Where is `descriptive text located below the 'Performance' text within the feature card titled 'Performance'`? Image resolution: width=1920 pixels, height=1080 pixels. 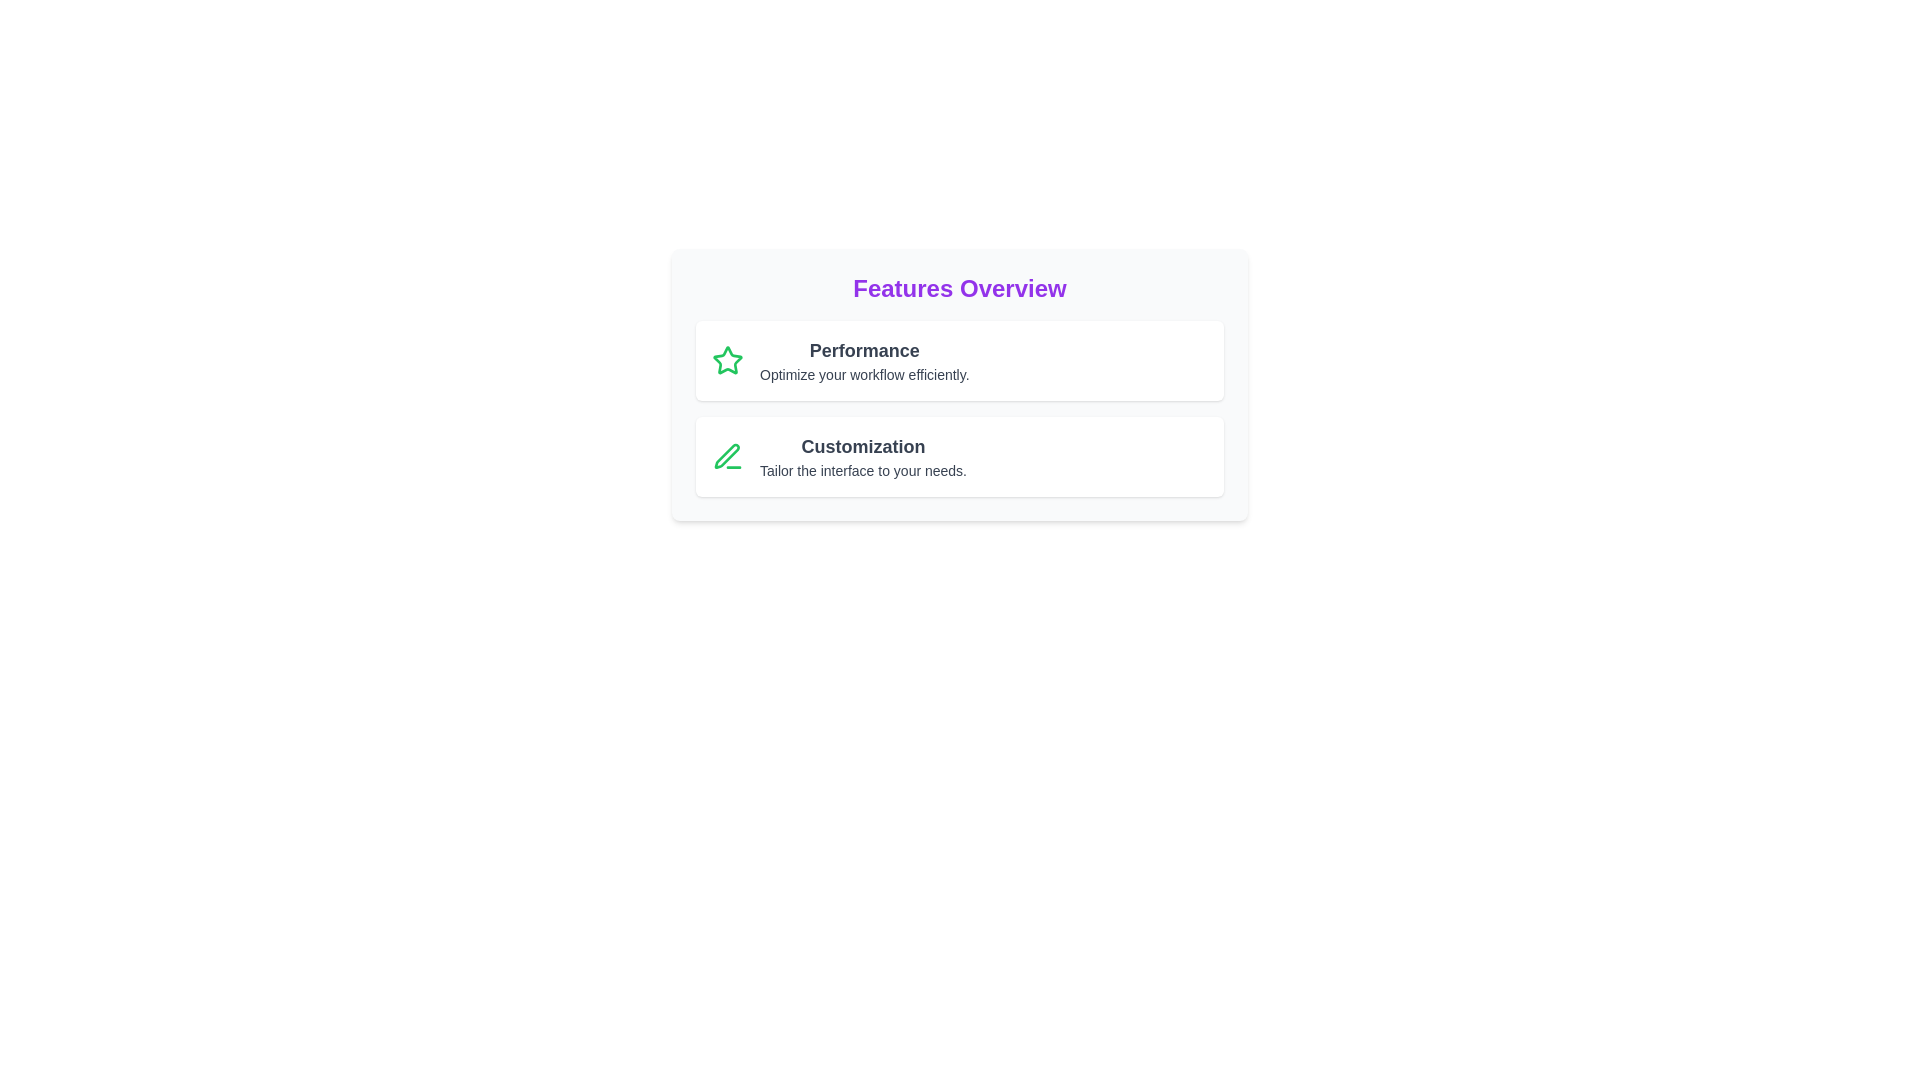
descriptive text located below the 'Performance' text within the feature card titled 'Performance' is located at coordinates (864, 374).